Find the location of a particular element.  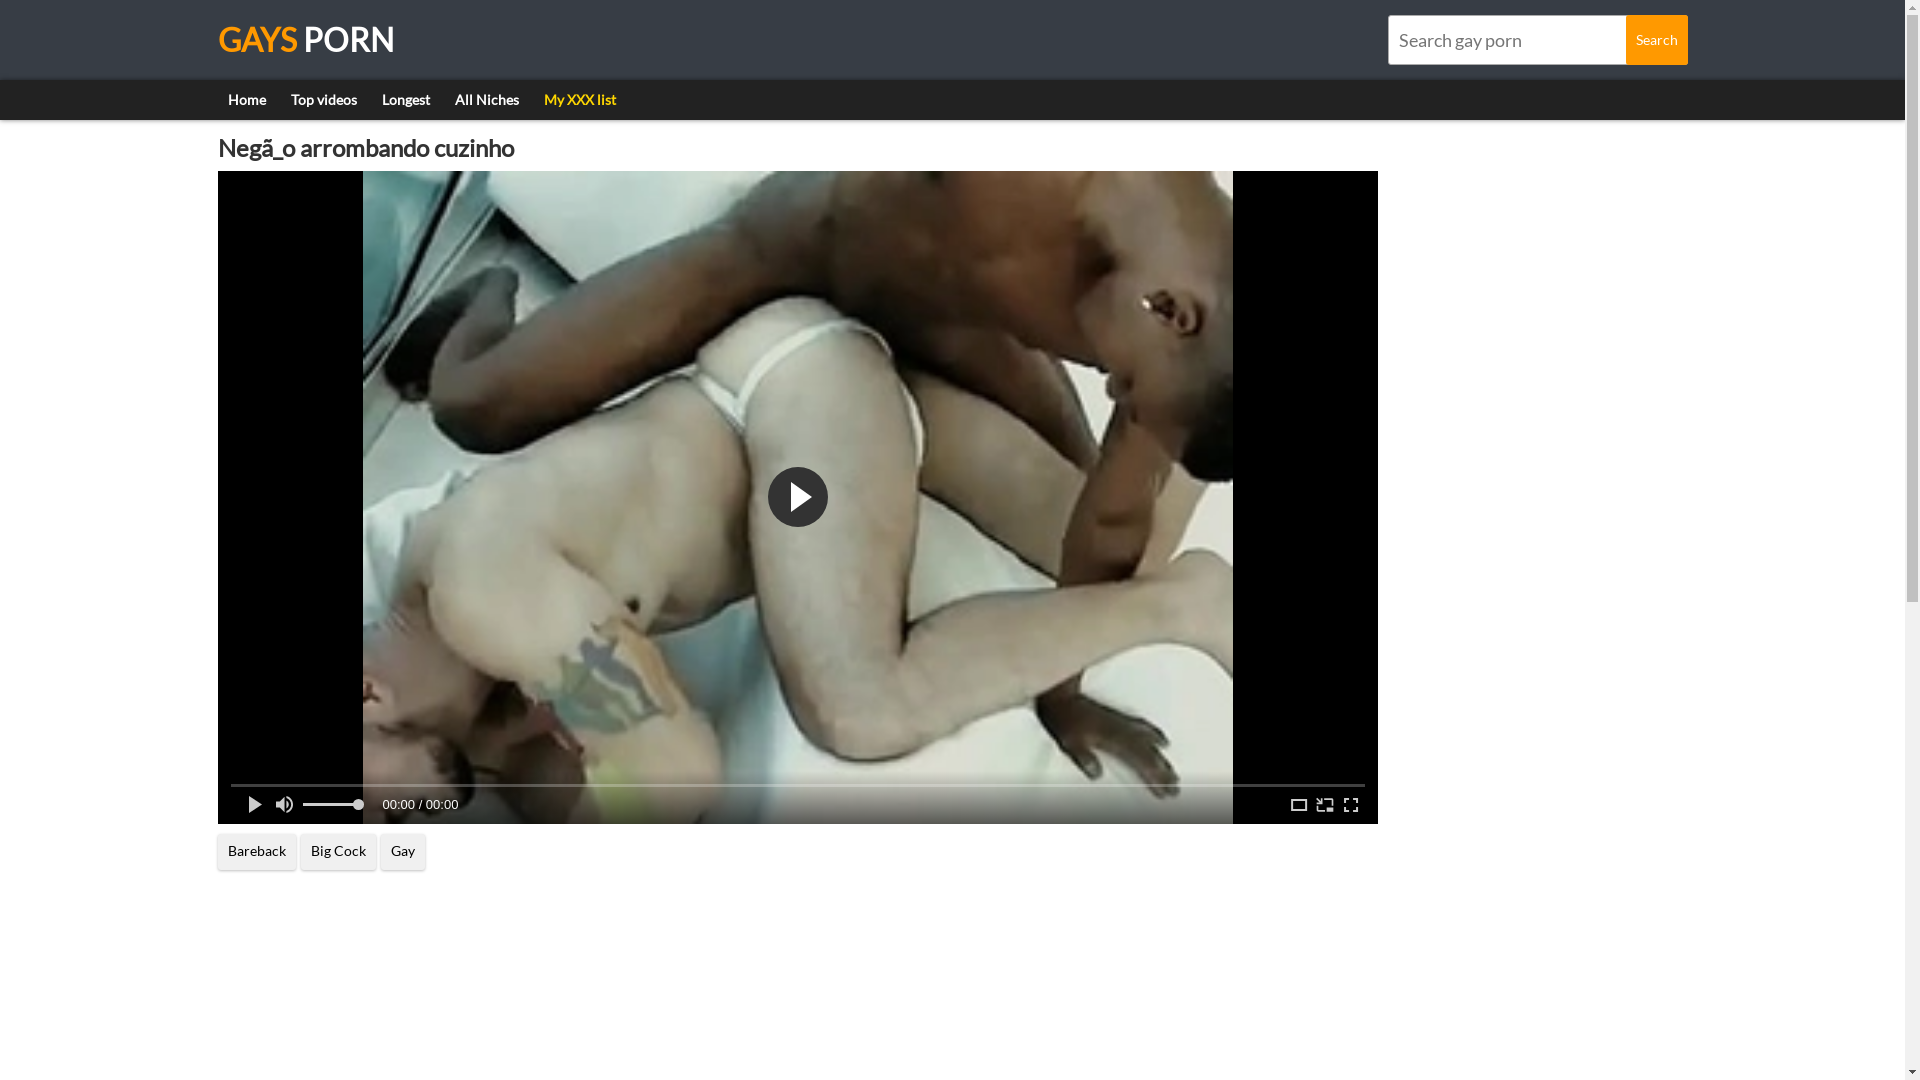

'All Niches' is located at coordinates (485, 100).